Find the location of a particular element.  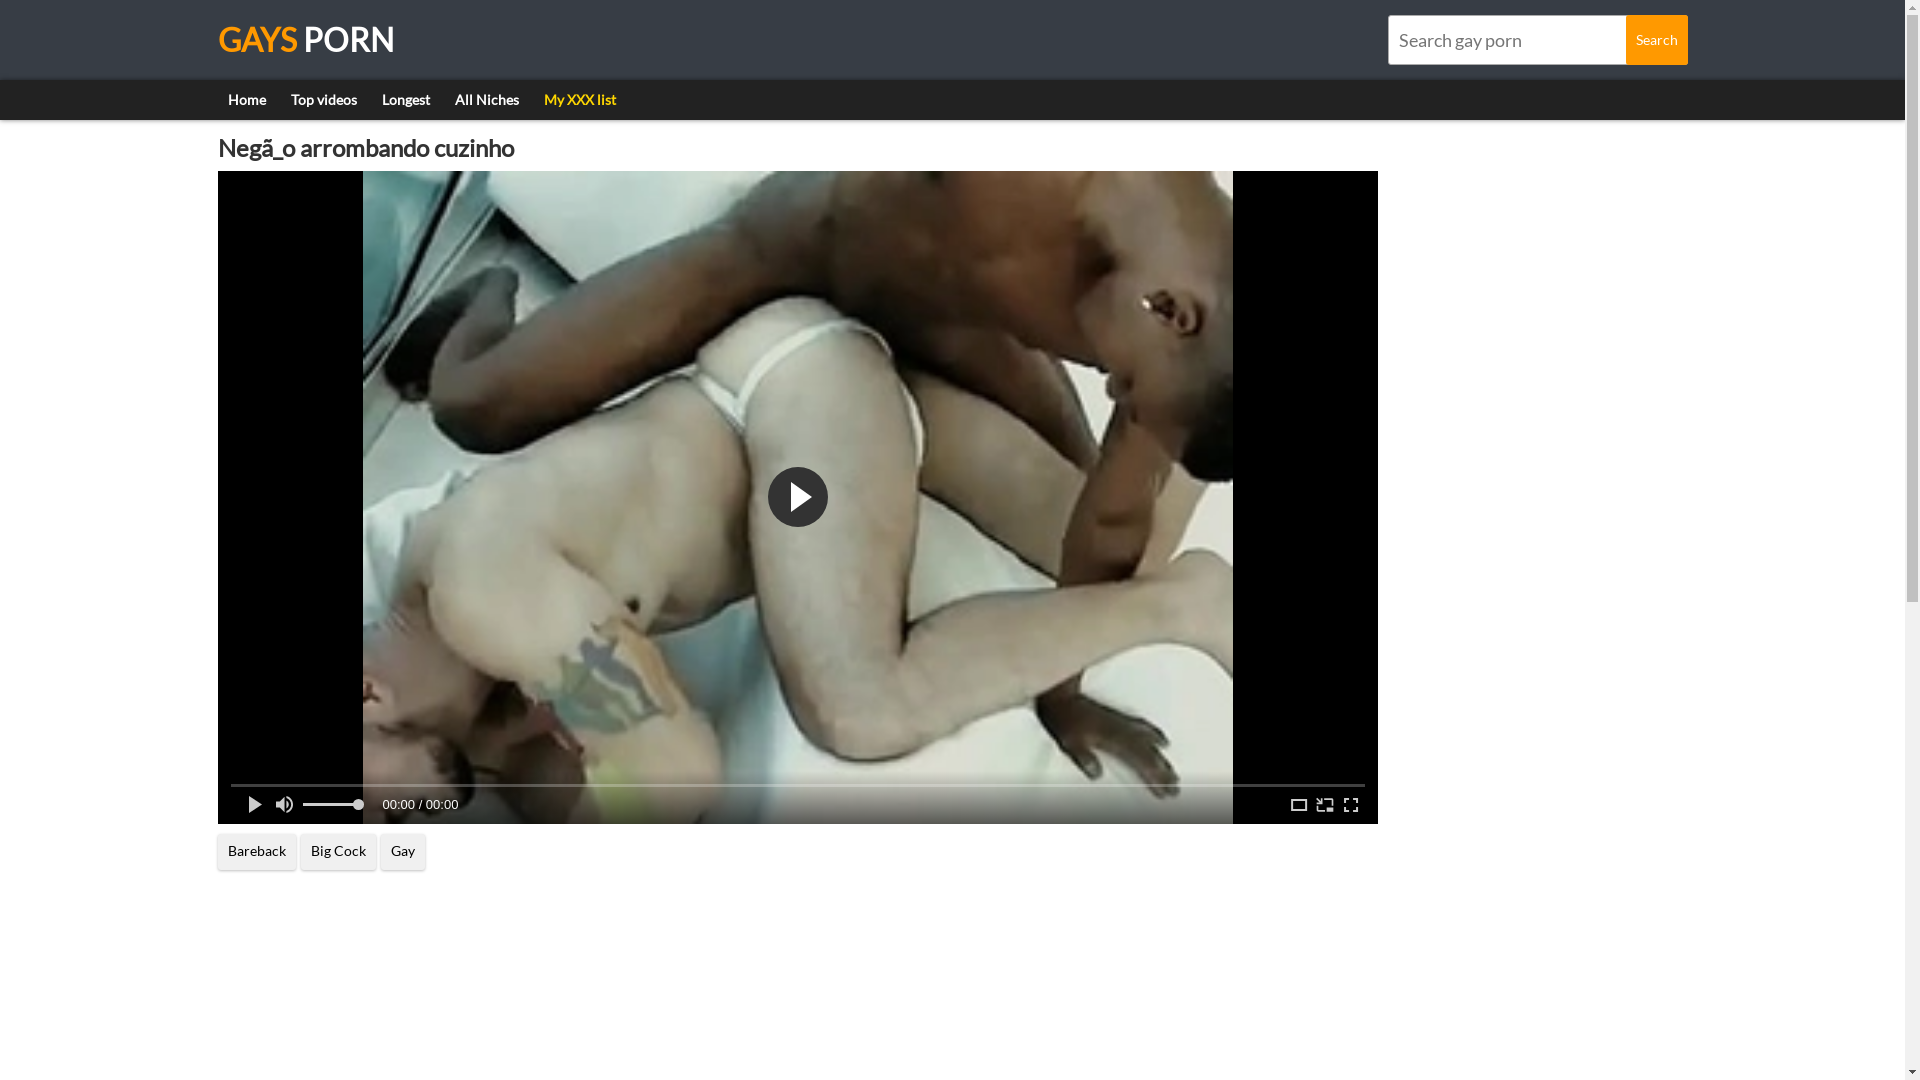

'All Niches' is located at coordinates (485, 100).